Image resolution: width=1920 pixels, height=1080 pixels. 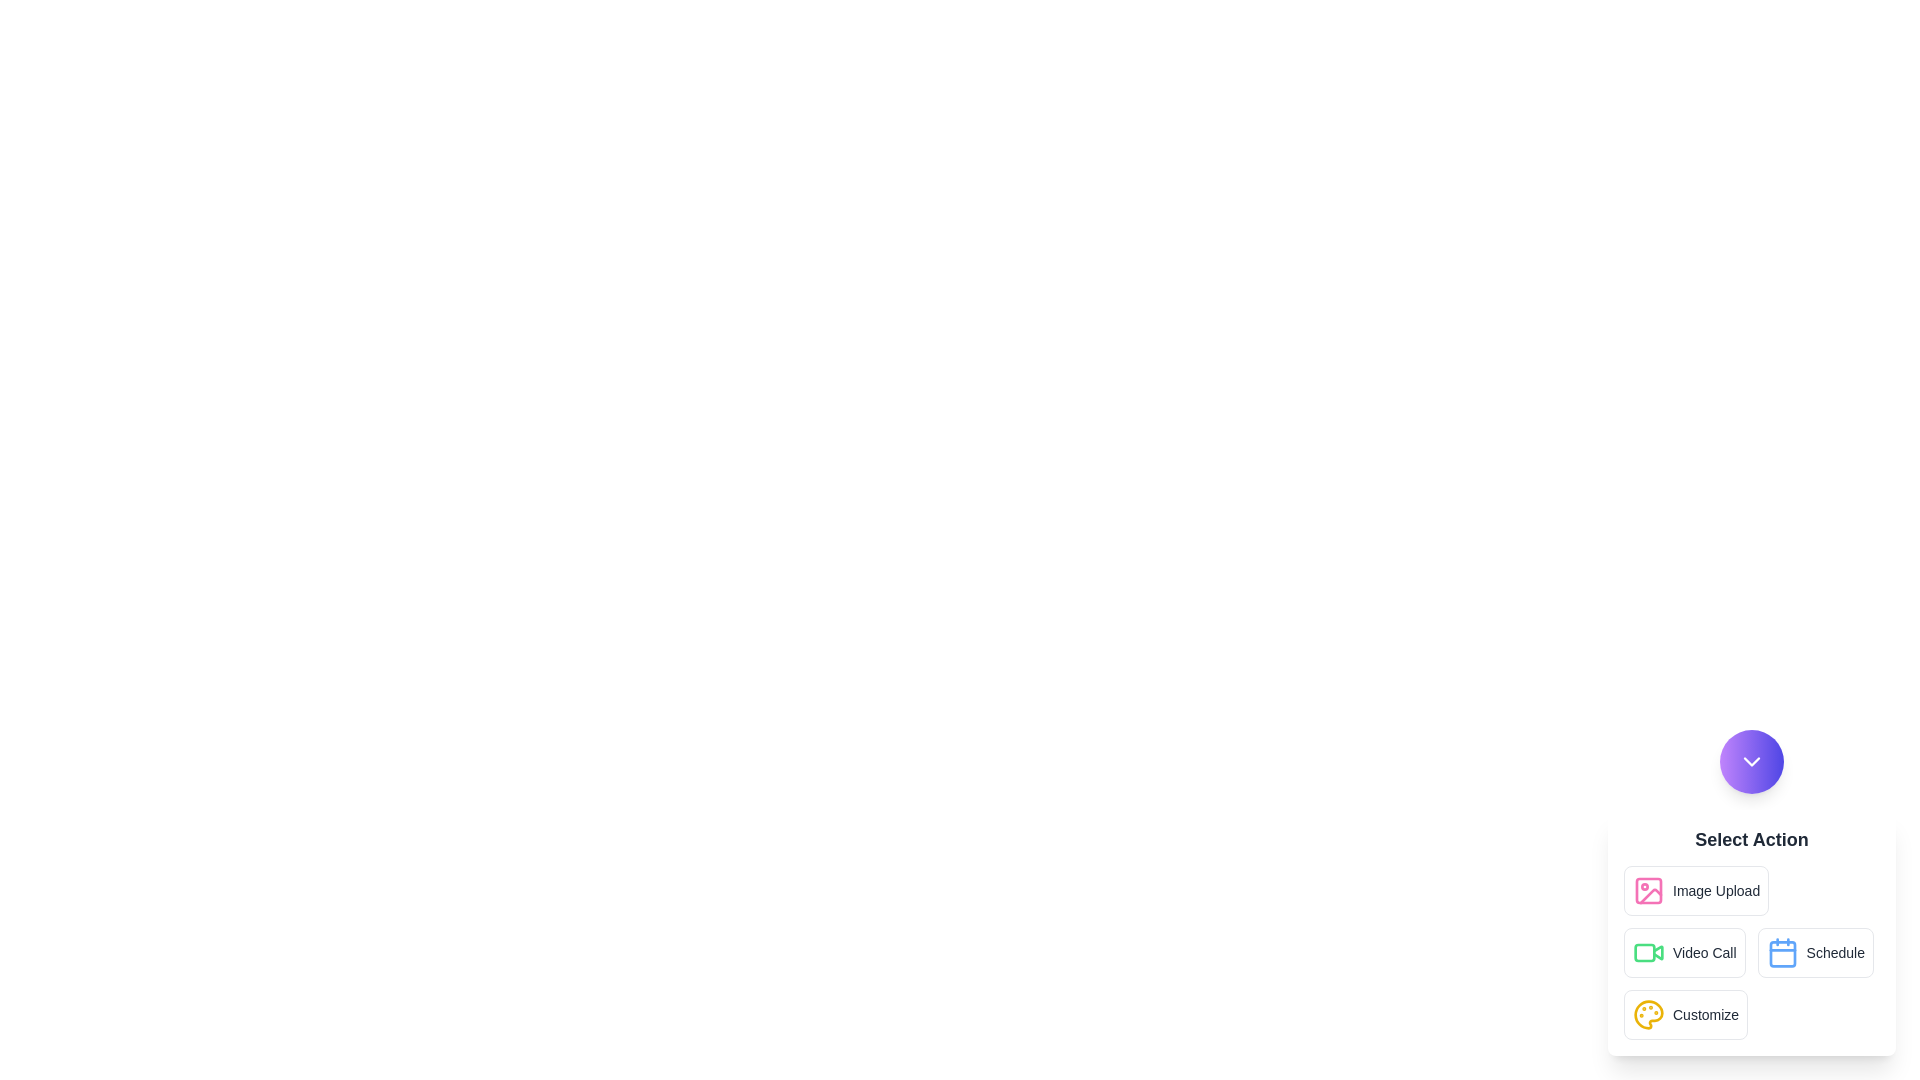 I want to click on the blue calendar icon, which features a minimalist outlined design with rounded edges, located to the left of the 'Schedule' text, so click(x=1782, y=951).